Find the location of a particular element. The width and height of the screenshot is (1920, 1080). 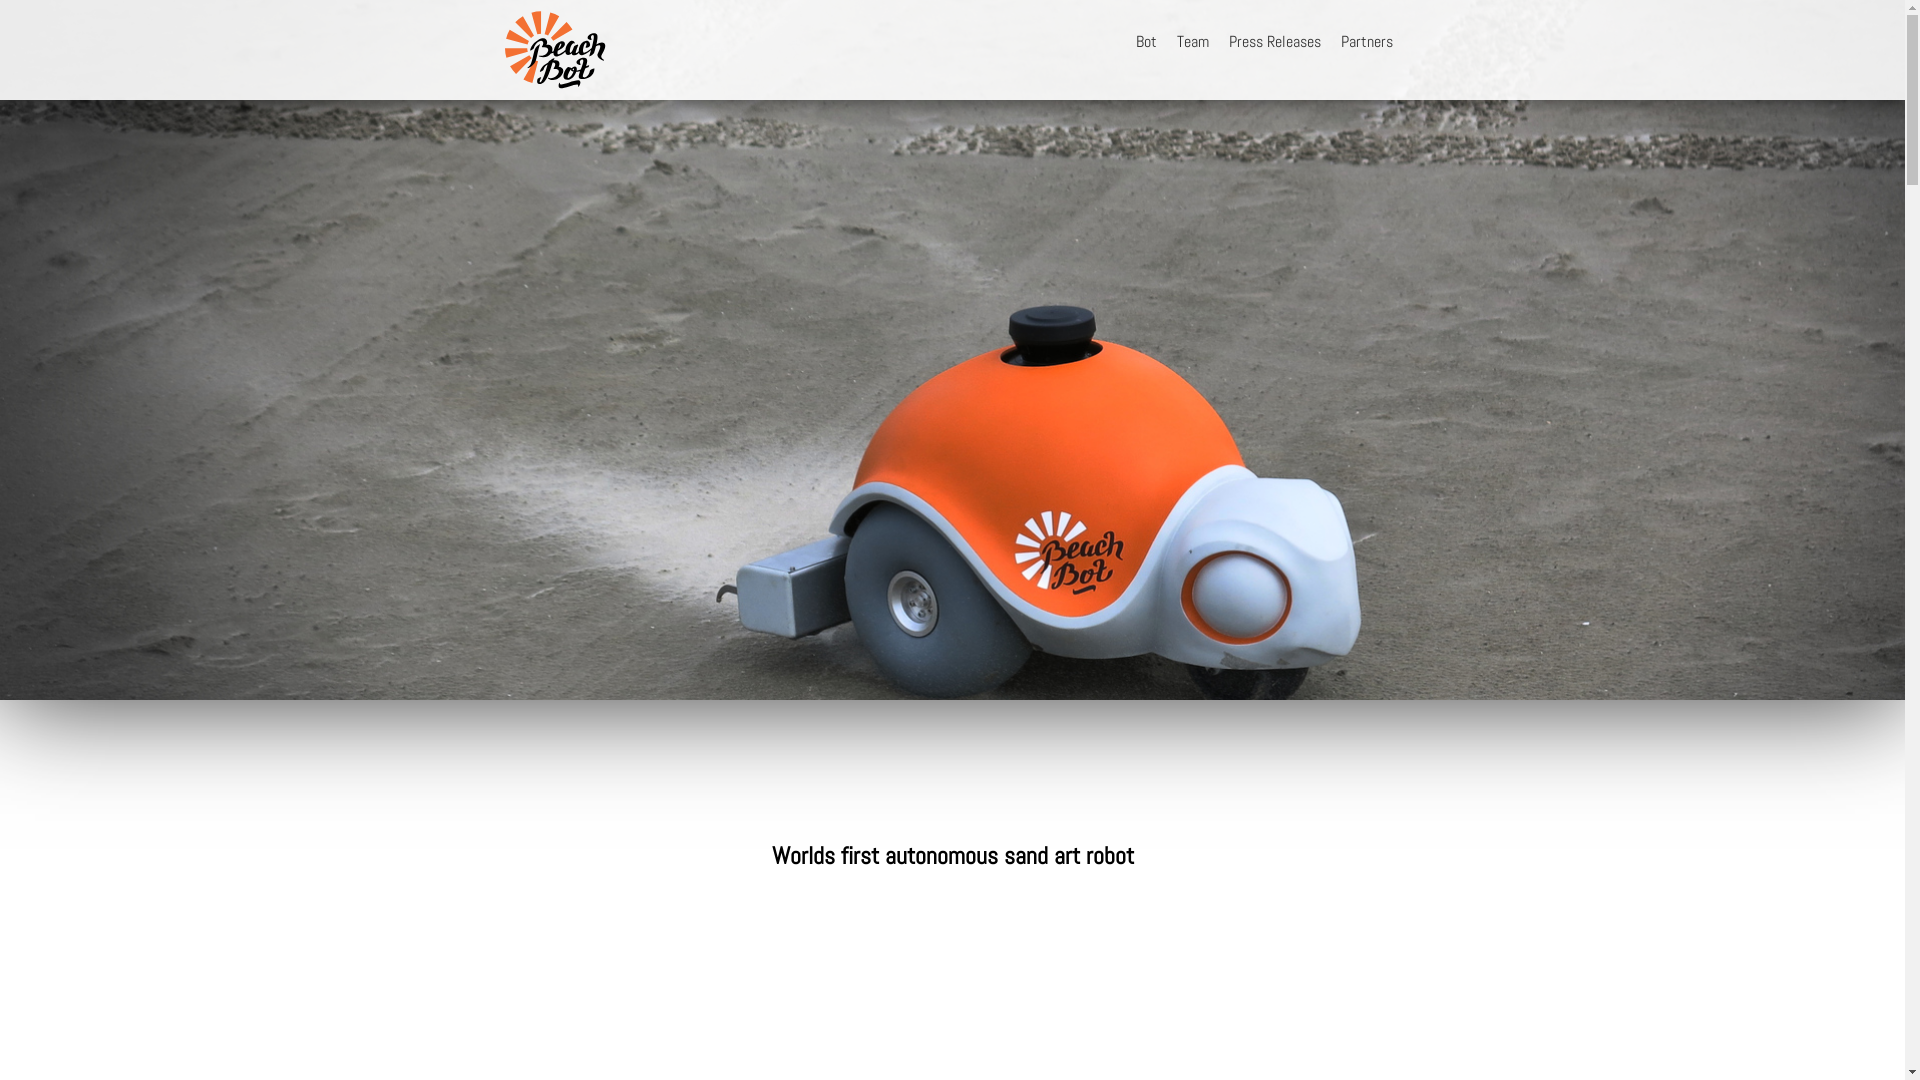

'Partners' is located at coordinates (1365, 41).